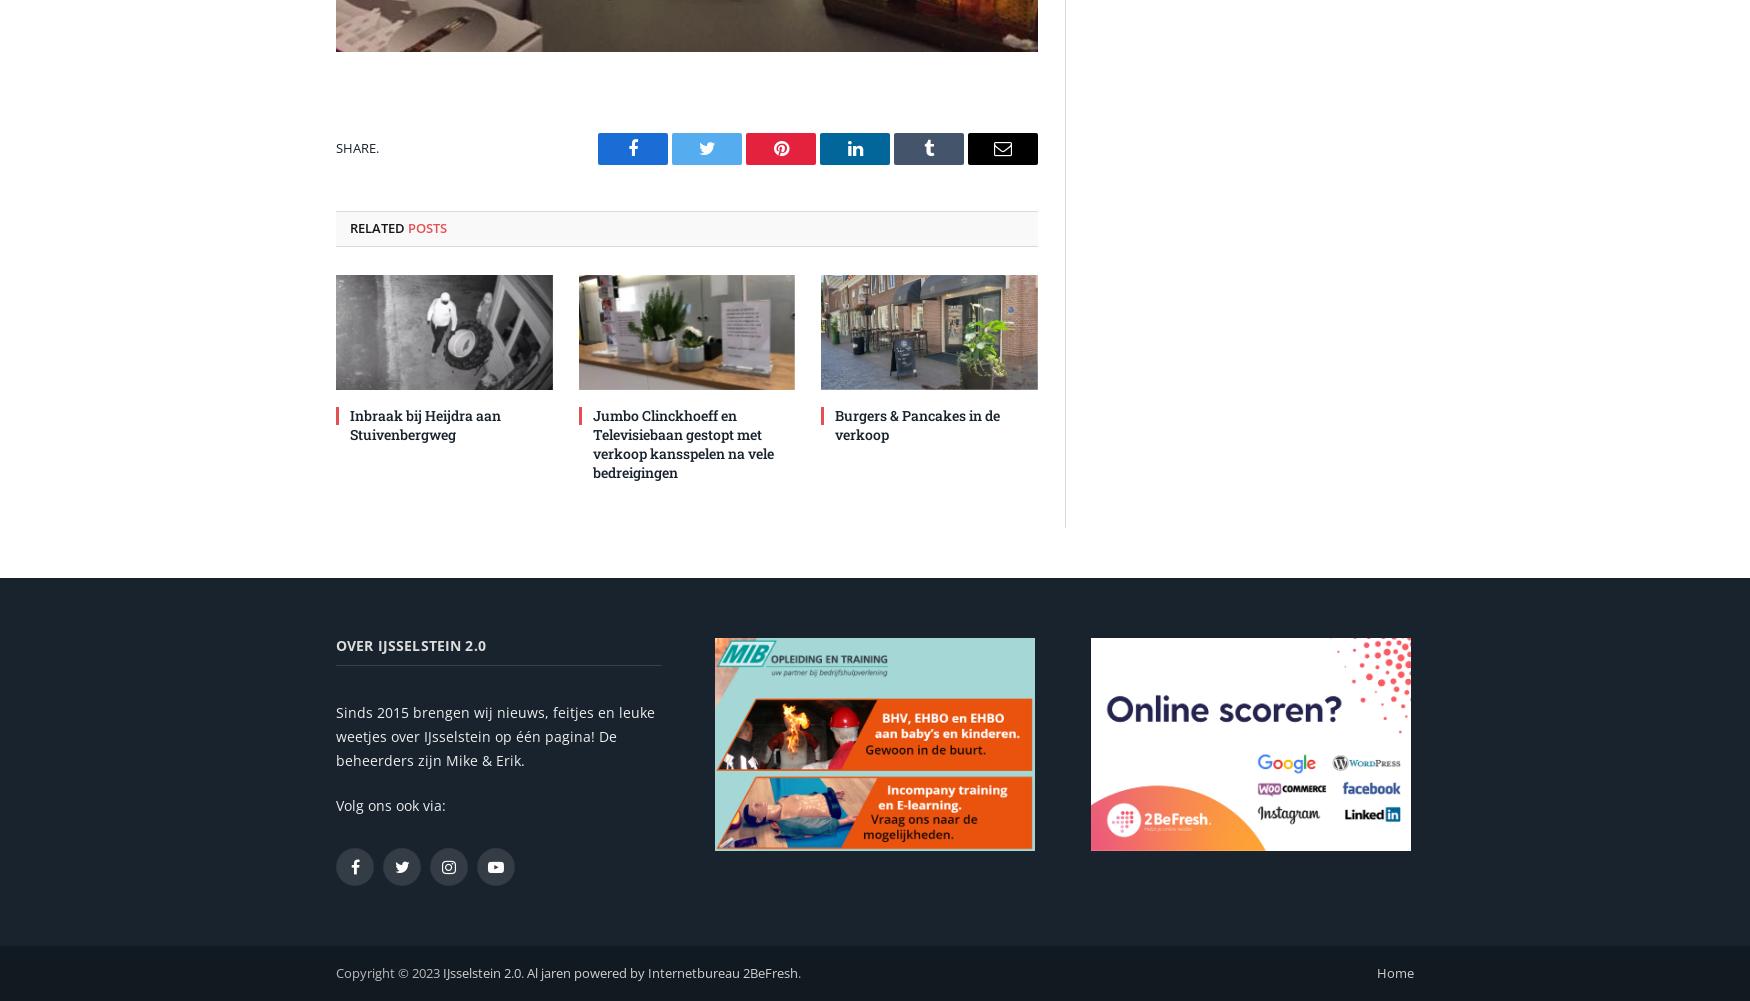 The image size is (1750, 1001). I want to click on 'Posts', so click(426, 226).